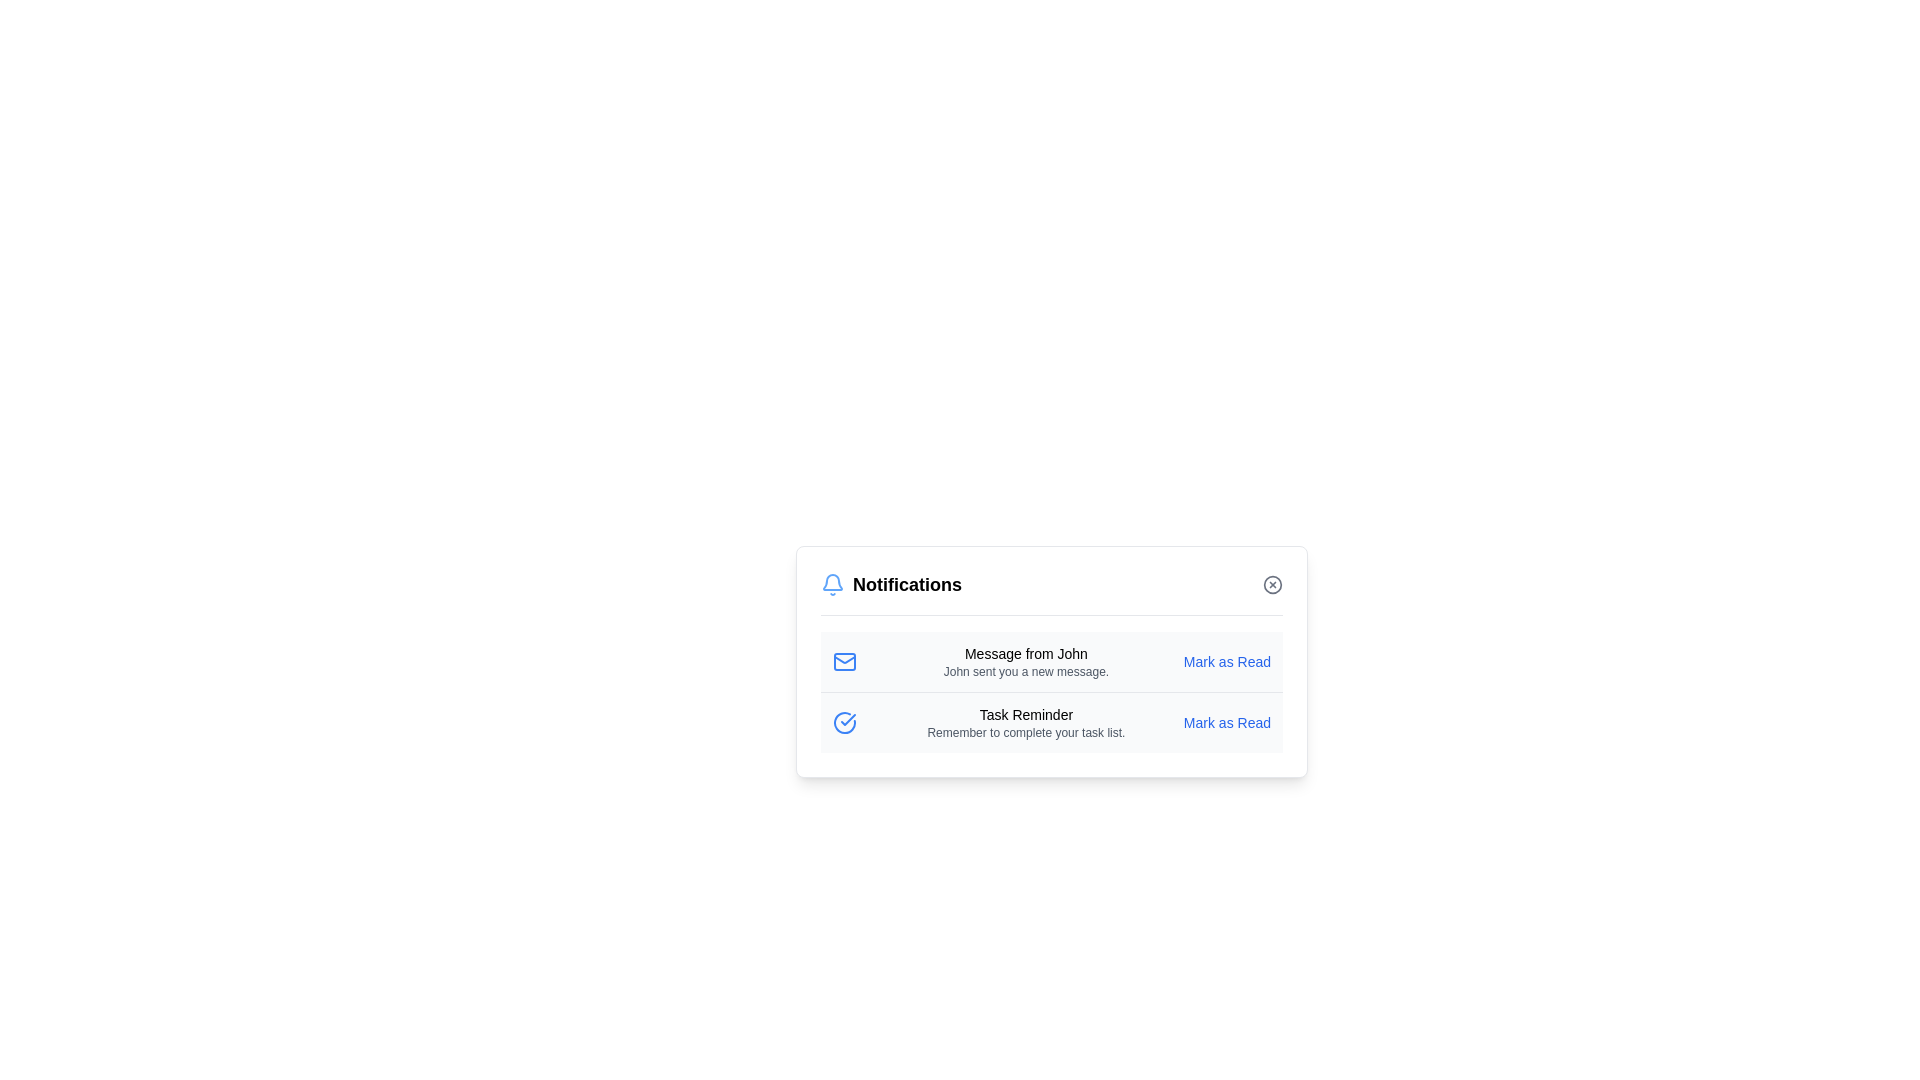 The height and width of the screenshot is (1080, 1920). I want to click on the sky-blue bell icon located at the top-left corner of the 'Notifications' title group, so click(833, 585).